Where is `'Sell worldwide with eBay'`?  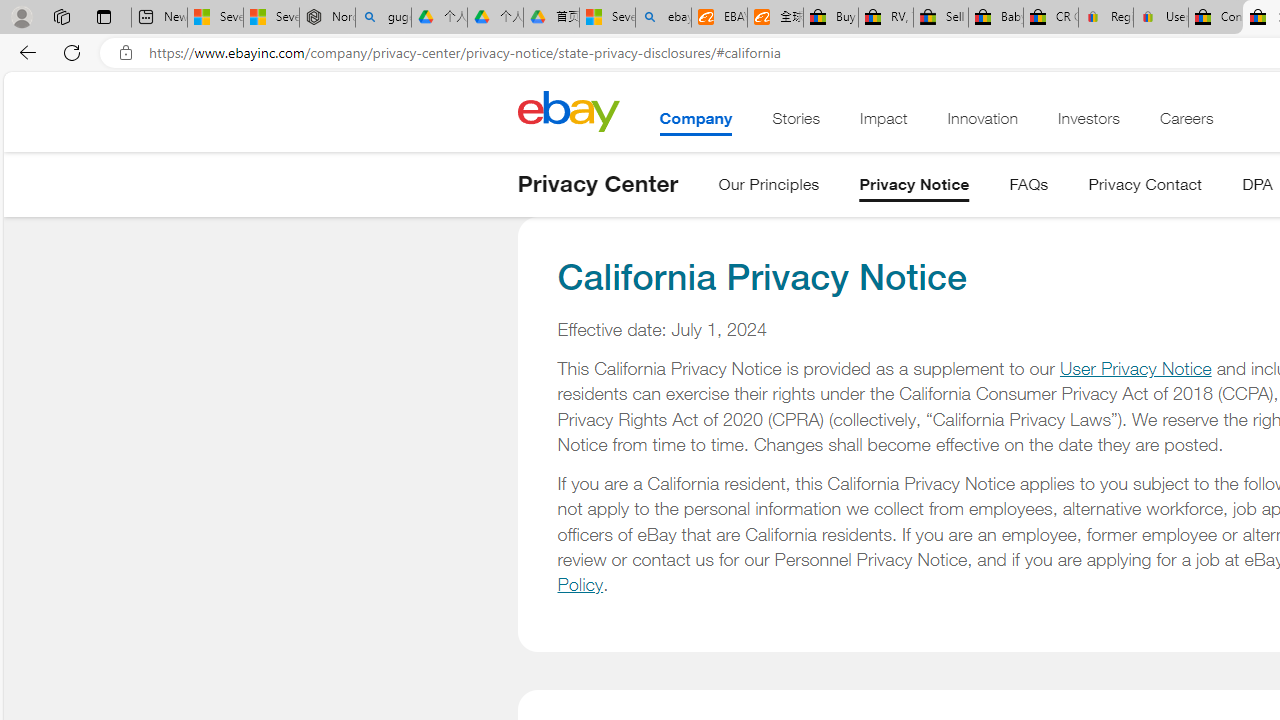
'Sell worldwide with eBay' is located at coordinates (939, 17).